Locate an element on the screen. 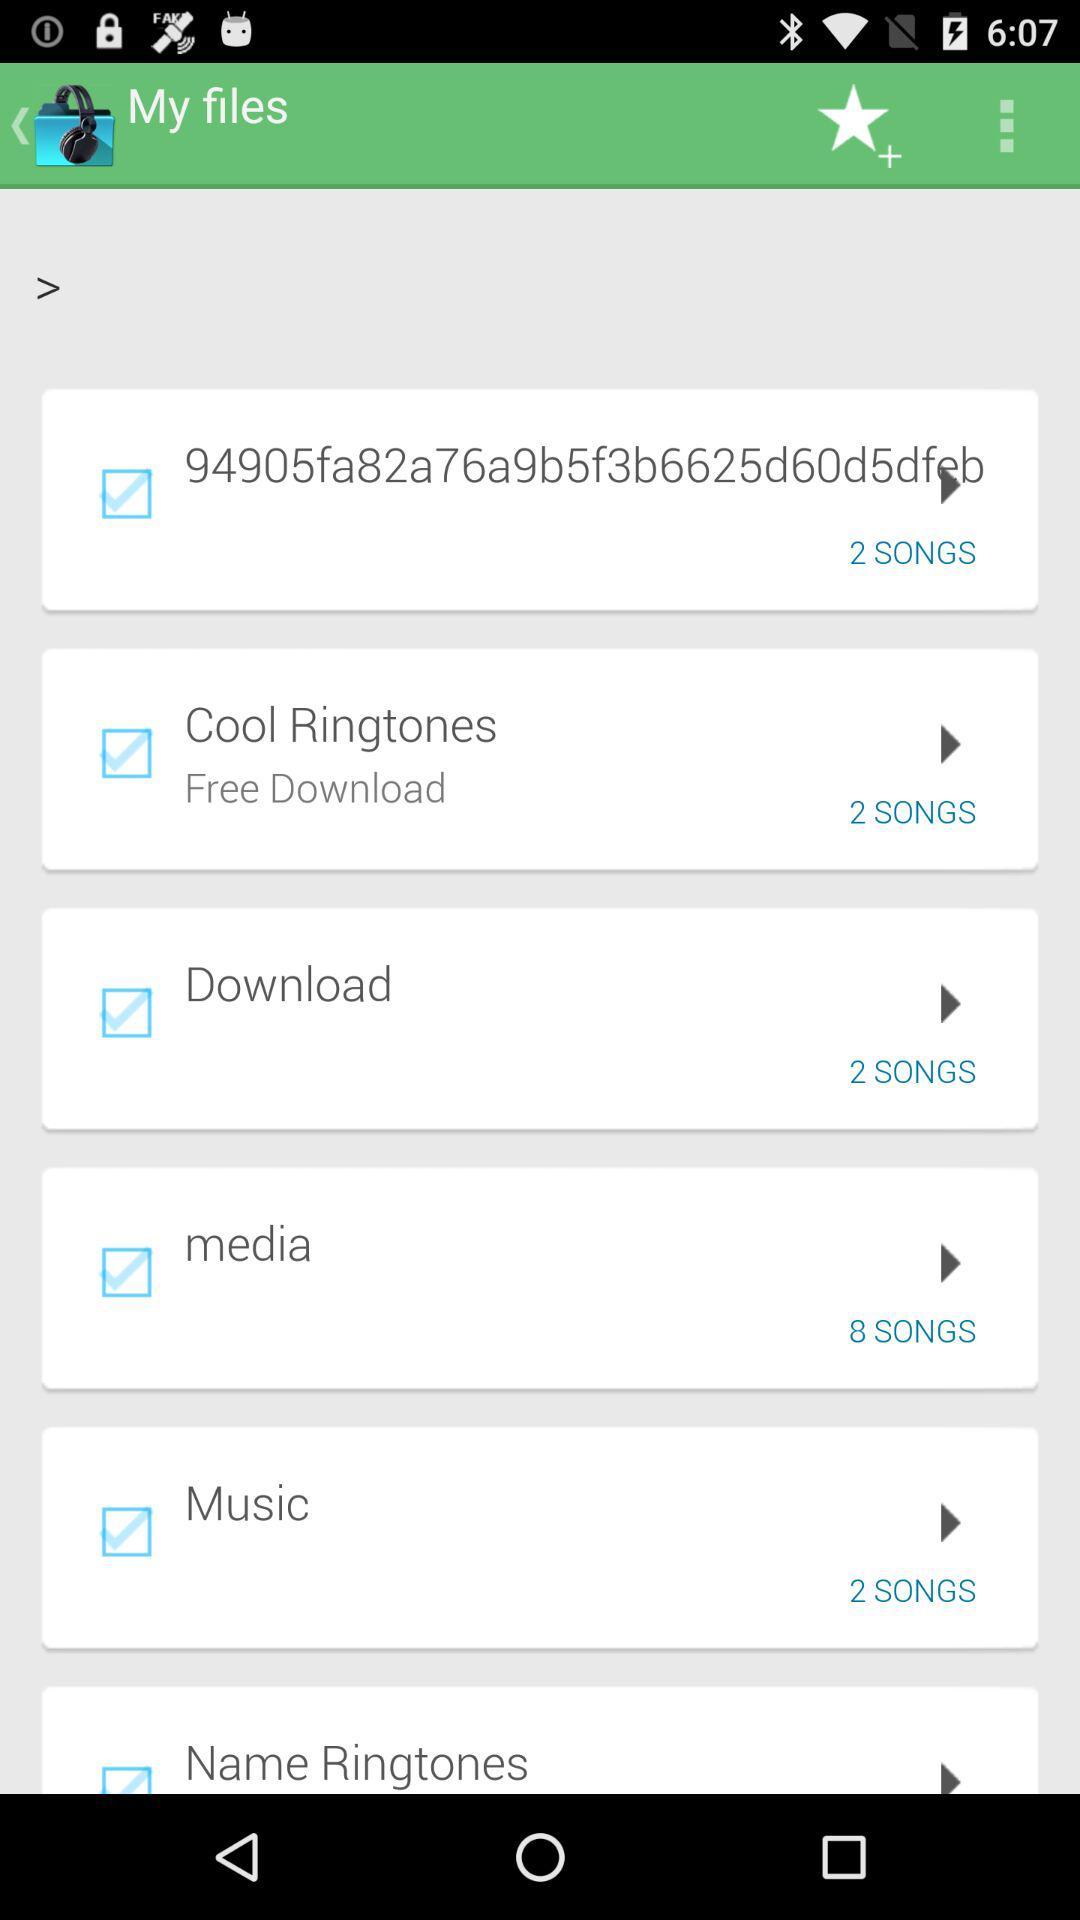 The width and height of the screenshot is (1080, 1920). icon below the 8 songs app is located at coordinates (596, 1501).